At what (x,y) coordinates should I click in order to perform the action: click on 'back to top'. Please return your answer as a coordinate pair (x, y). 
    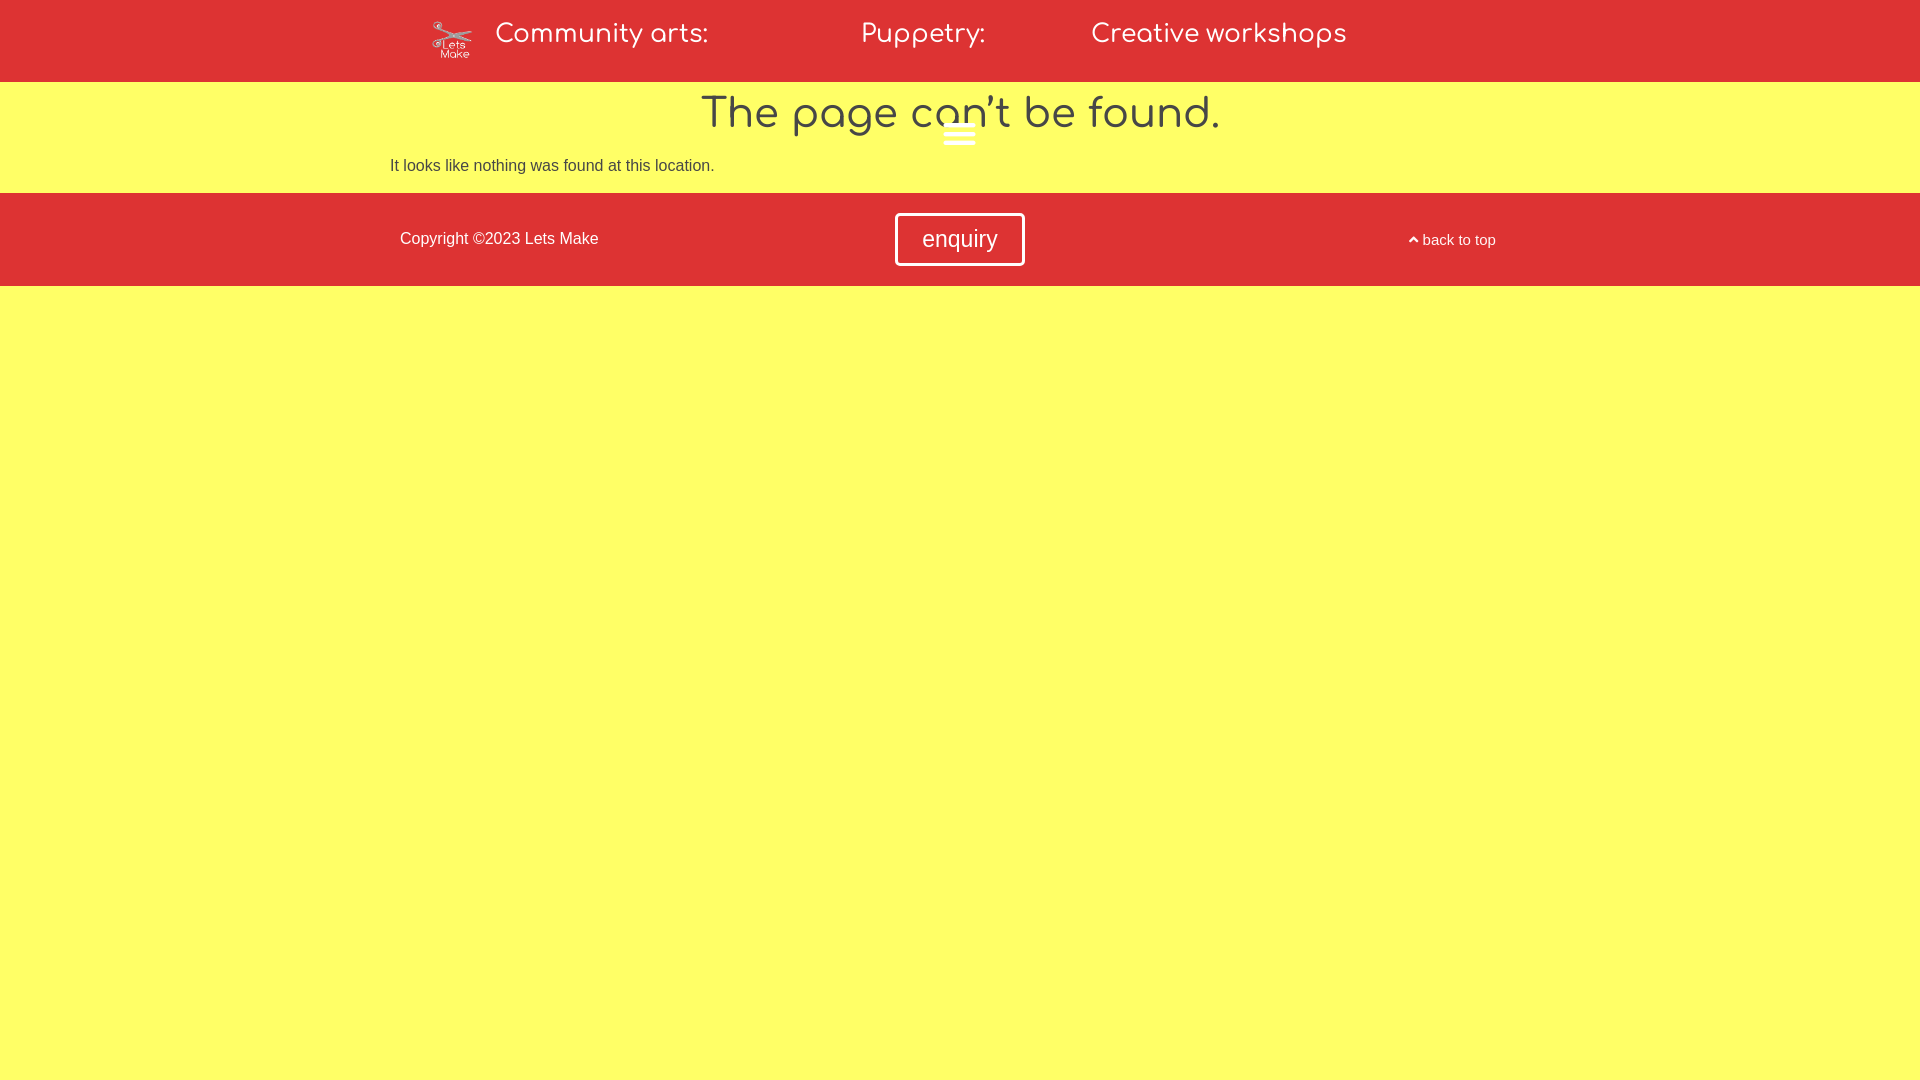
    Looking at the image, I should click on (1452, 238).